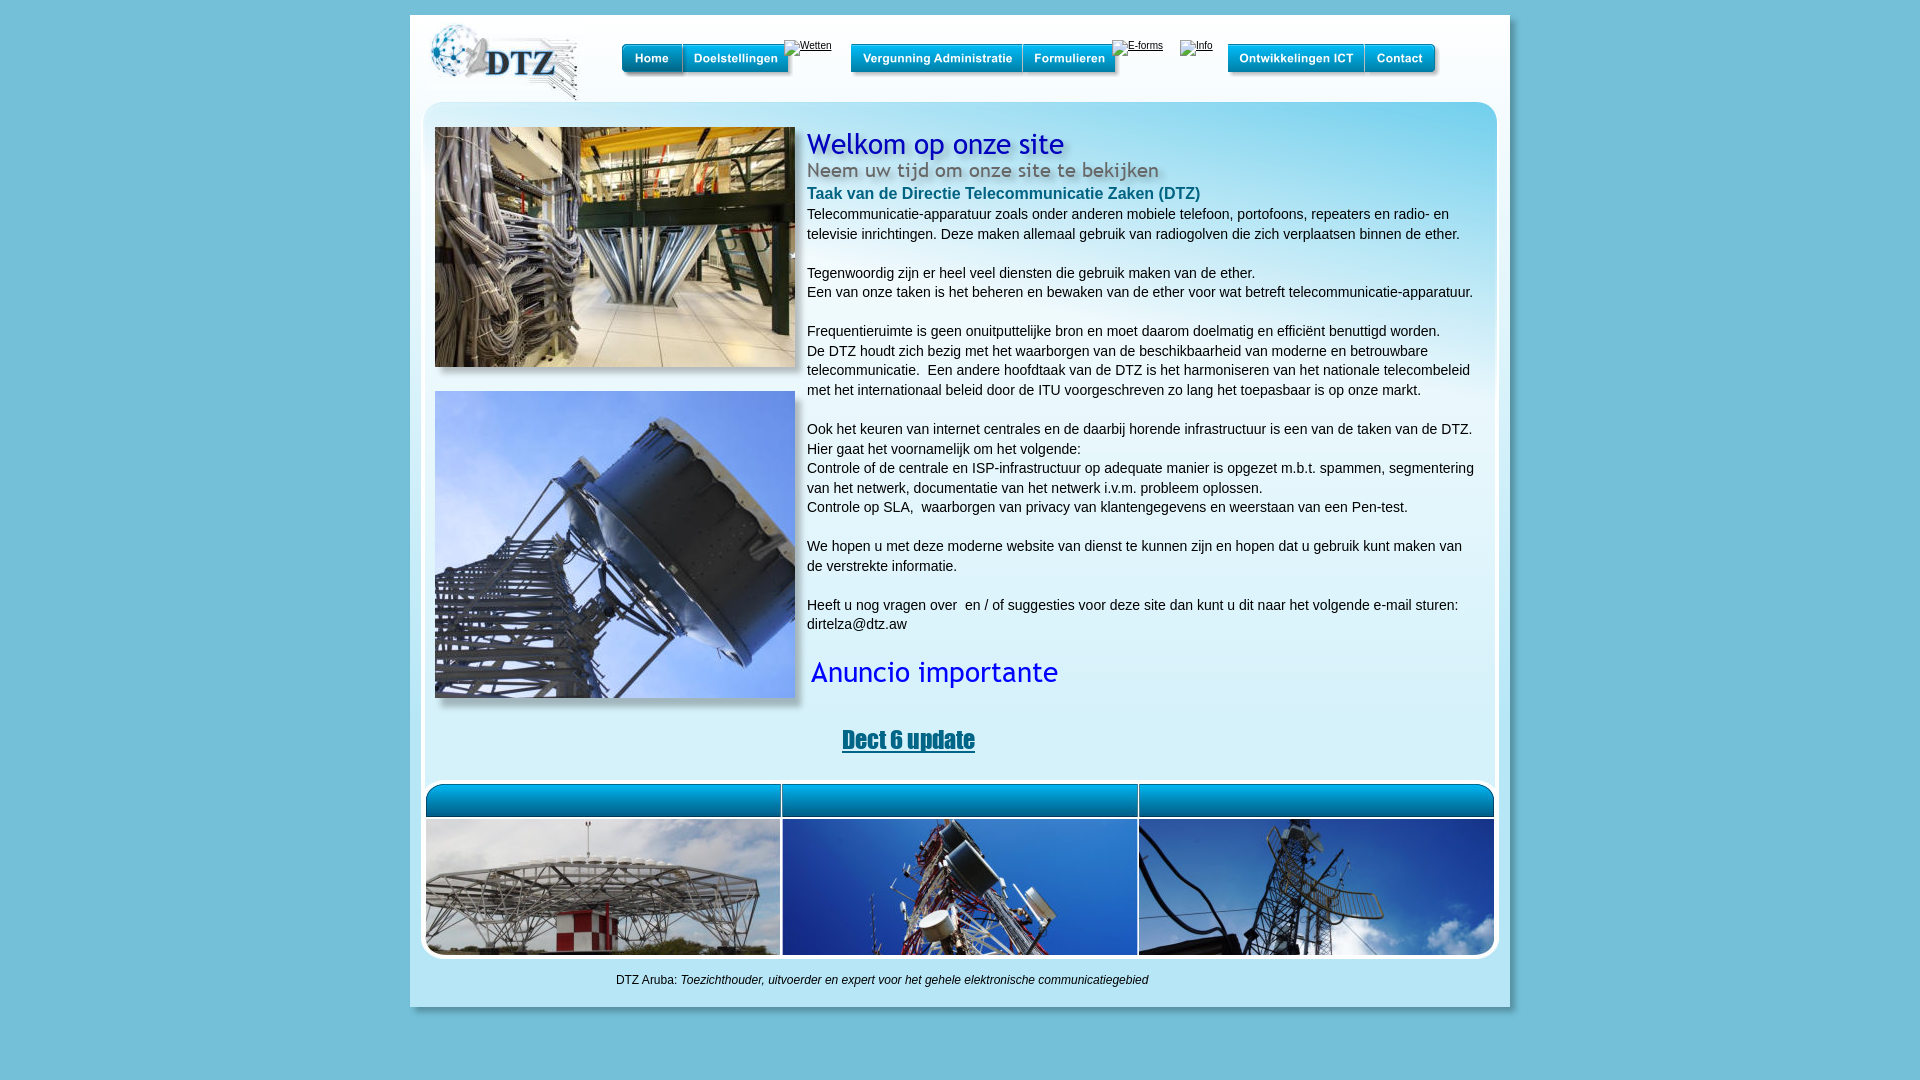  What do you see at coordinates (907, 739) in the screenshot?
I see `'Dect 6 update'` at bounding box center [907, 739].